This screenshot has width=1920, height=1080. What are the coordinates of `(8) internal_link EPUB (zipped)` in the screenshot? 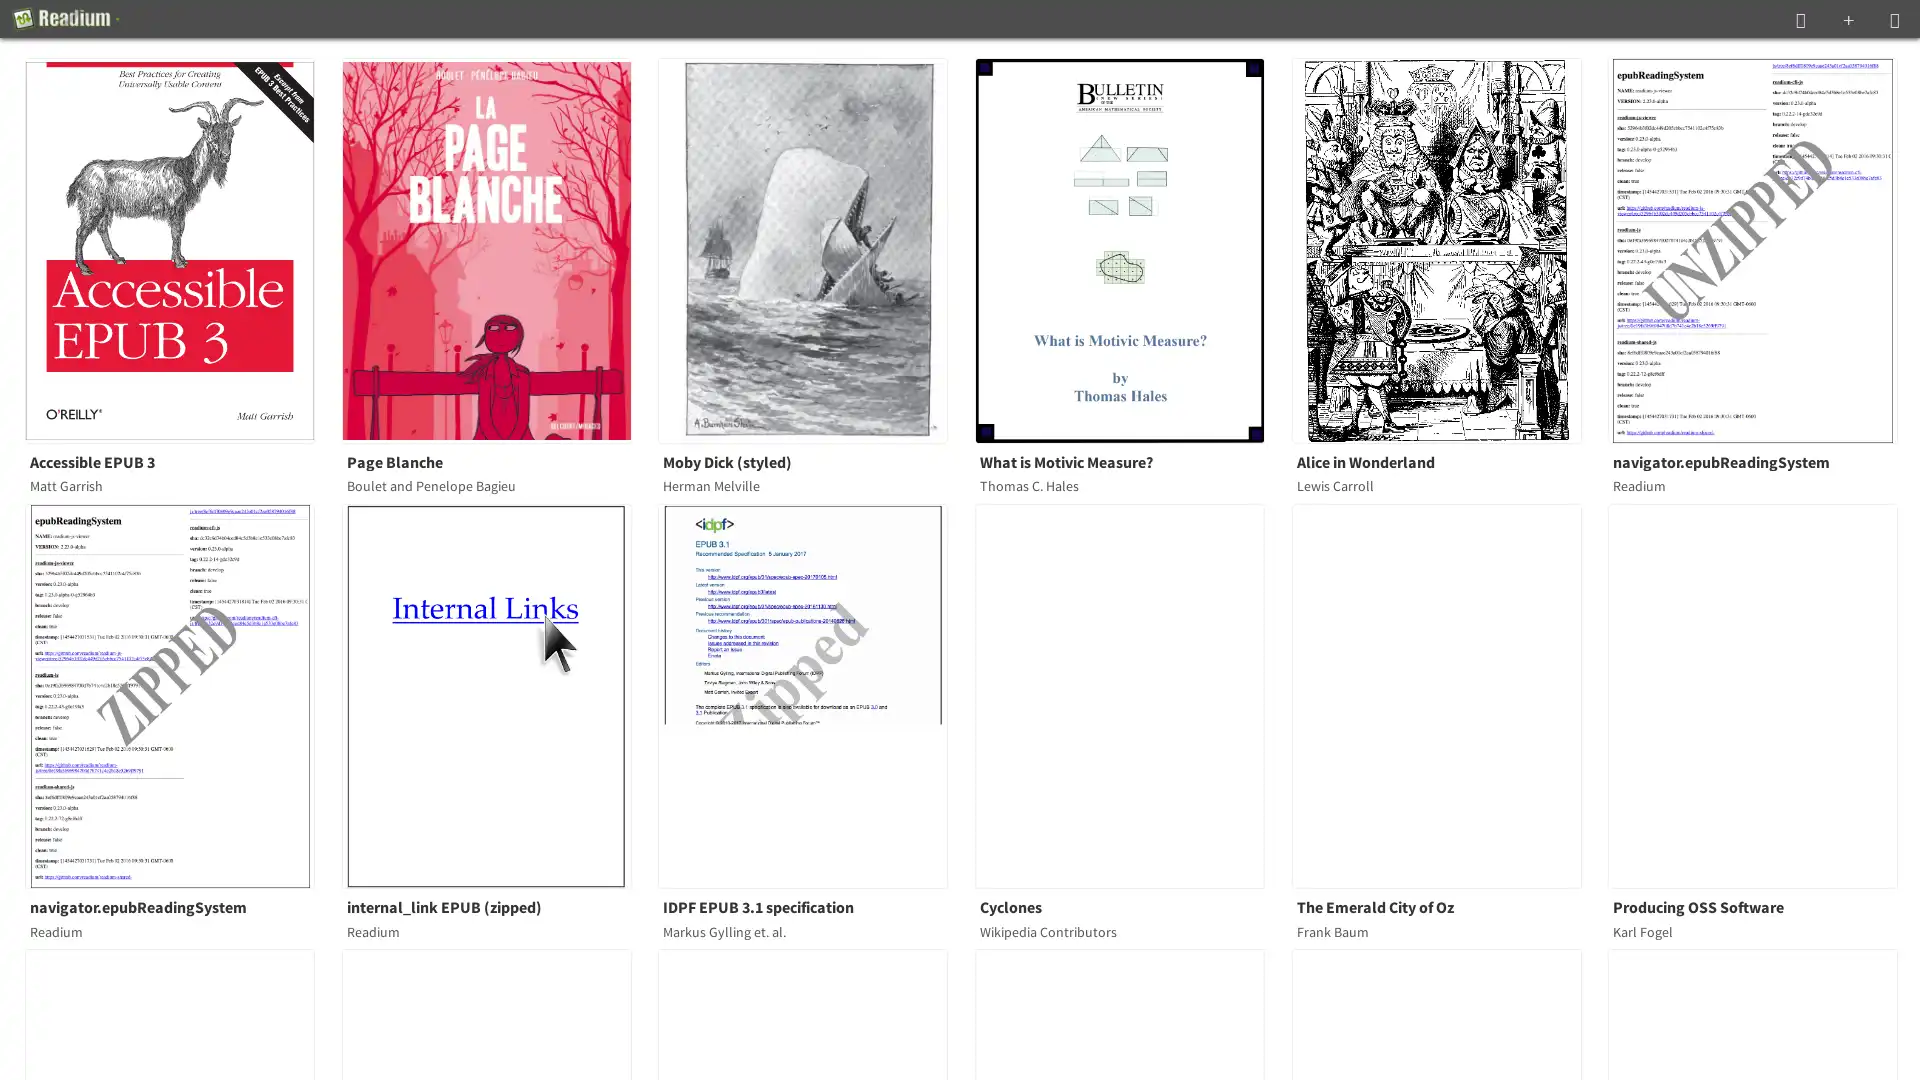 It's located at (498, 694).